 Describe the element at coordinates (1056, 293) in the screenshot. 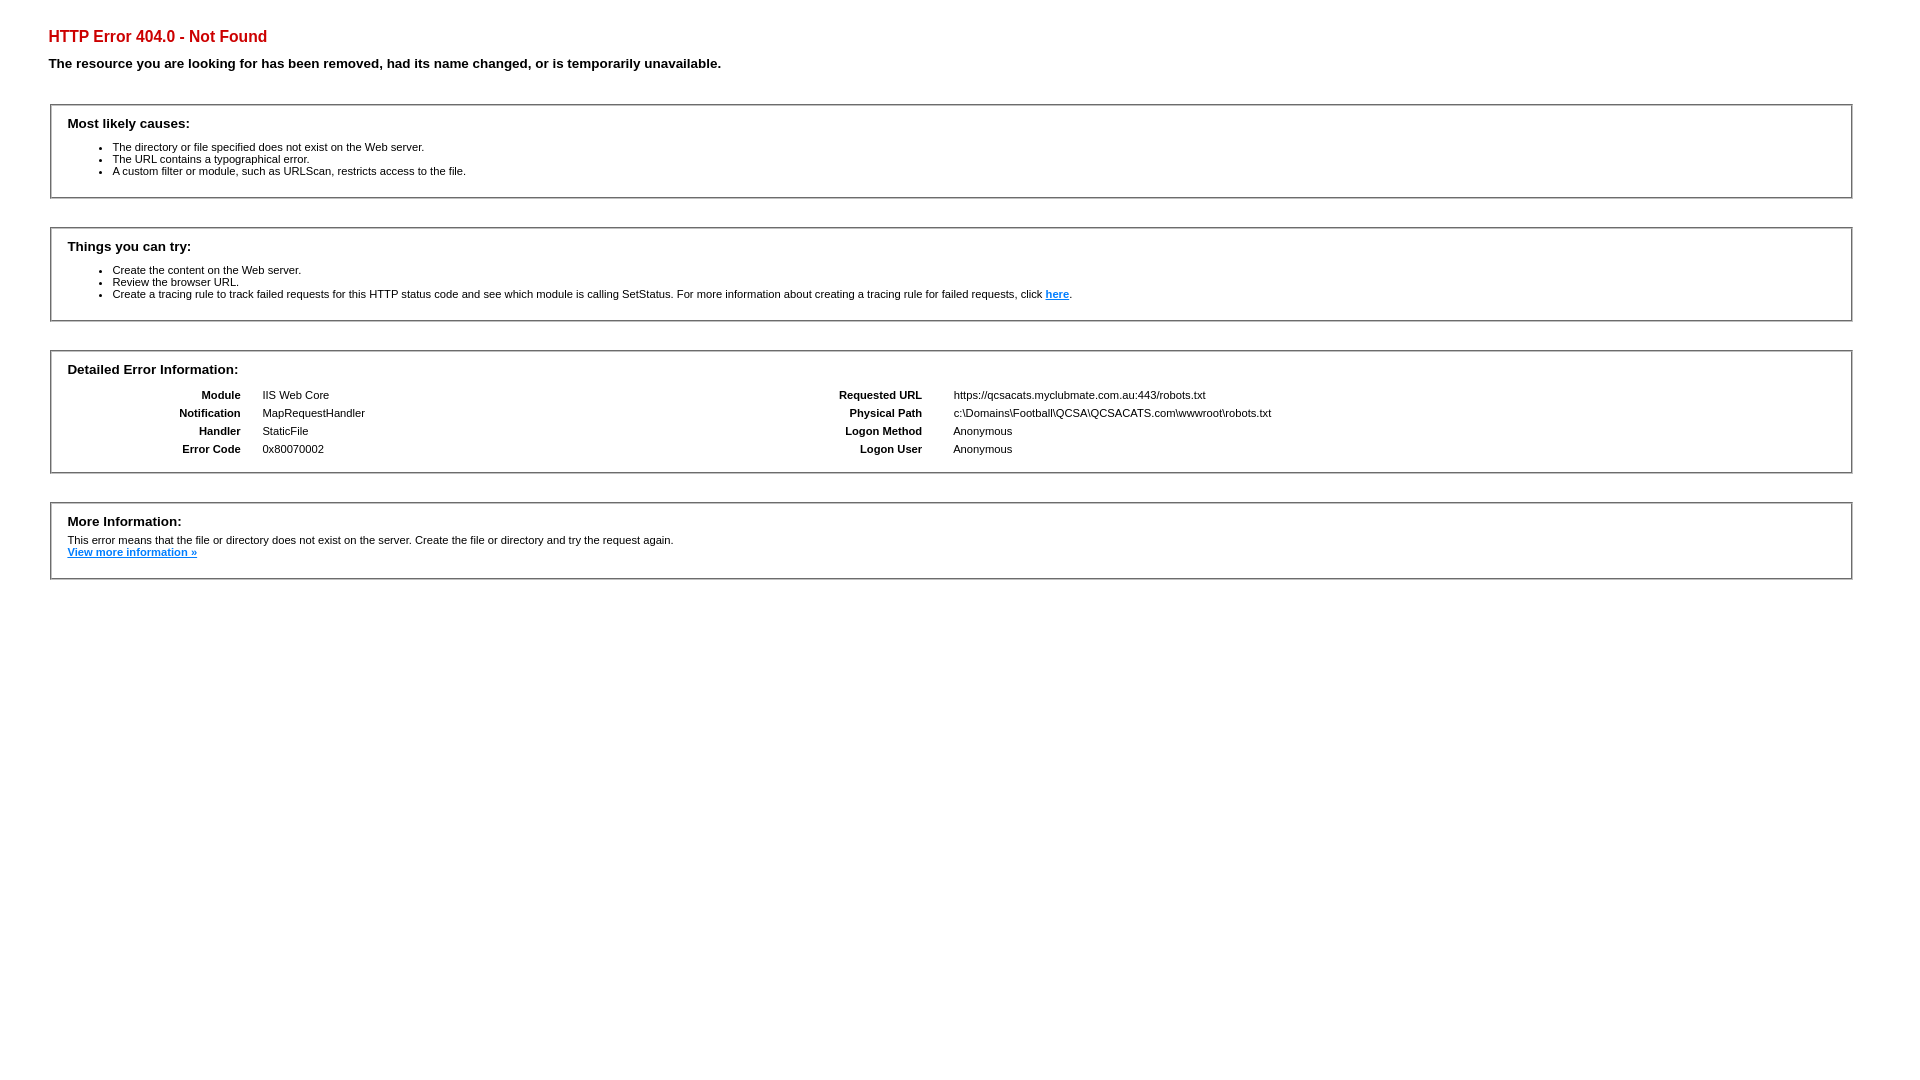

I see `'here'` at that location.